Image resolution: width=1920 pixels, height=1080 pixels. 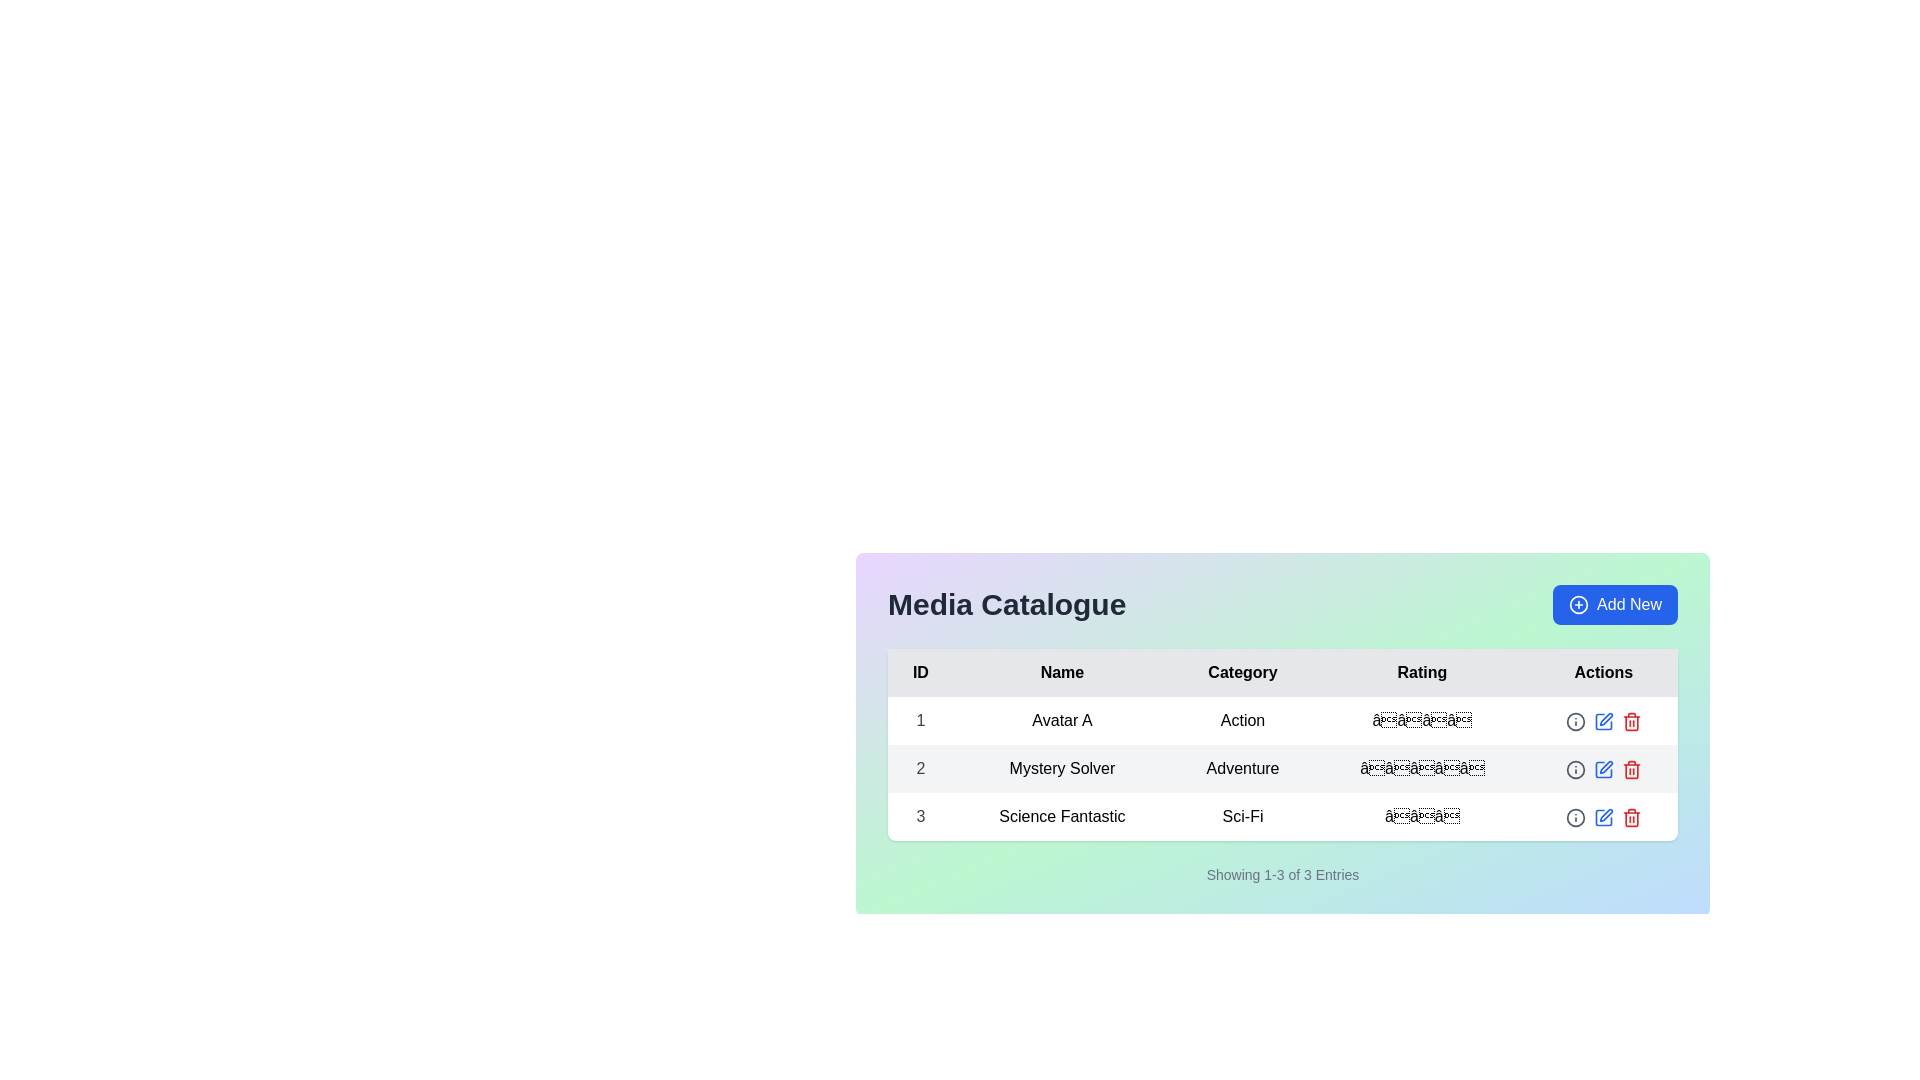 I want to click on the pen-shaped edit icon in the Actions column for the third entry, 'Science Fantastic', in the Media Catalogue table, so click(x=1603, y=817).